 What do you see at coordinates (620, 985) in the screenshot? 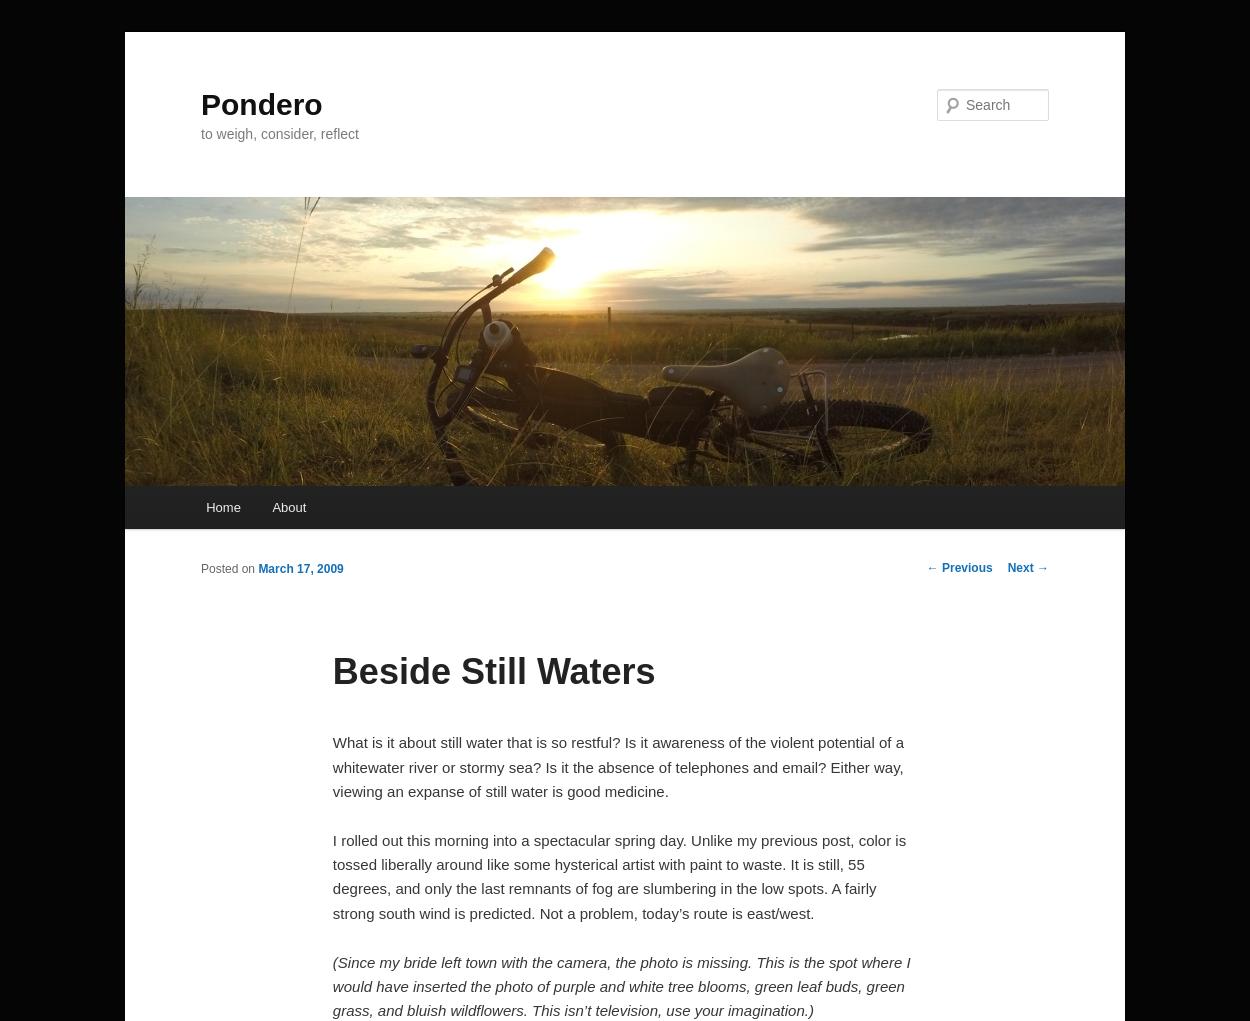
I see `'(Since my bride left town with the camera, the photo is missing.  This is the spot where I would have inserted the photo of purple and white tree blooms, green leaf buds, green grass, and bluish wildflowers.  This isn’t television, use your imagination.)'` at bounding box center [620, 985].